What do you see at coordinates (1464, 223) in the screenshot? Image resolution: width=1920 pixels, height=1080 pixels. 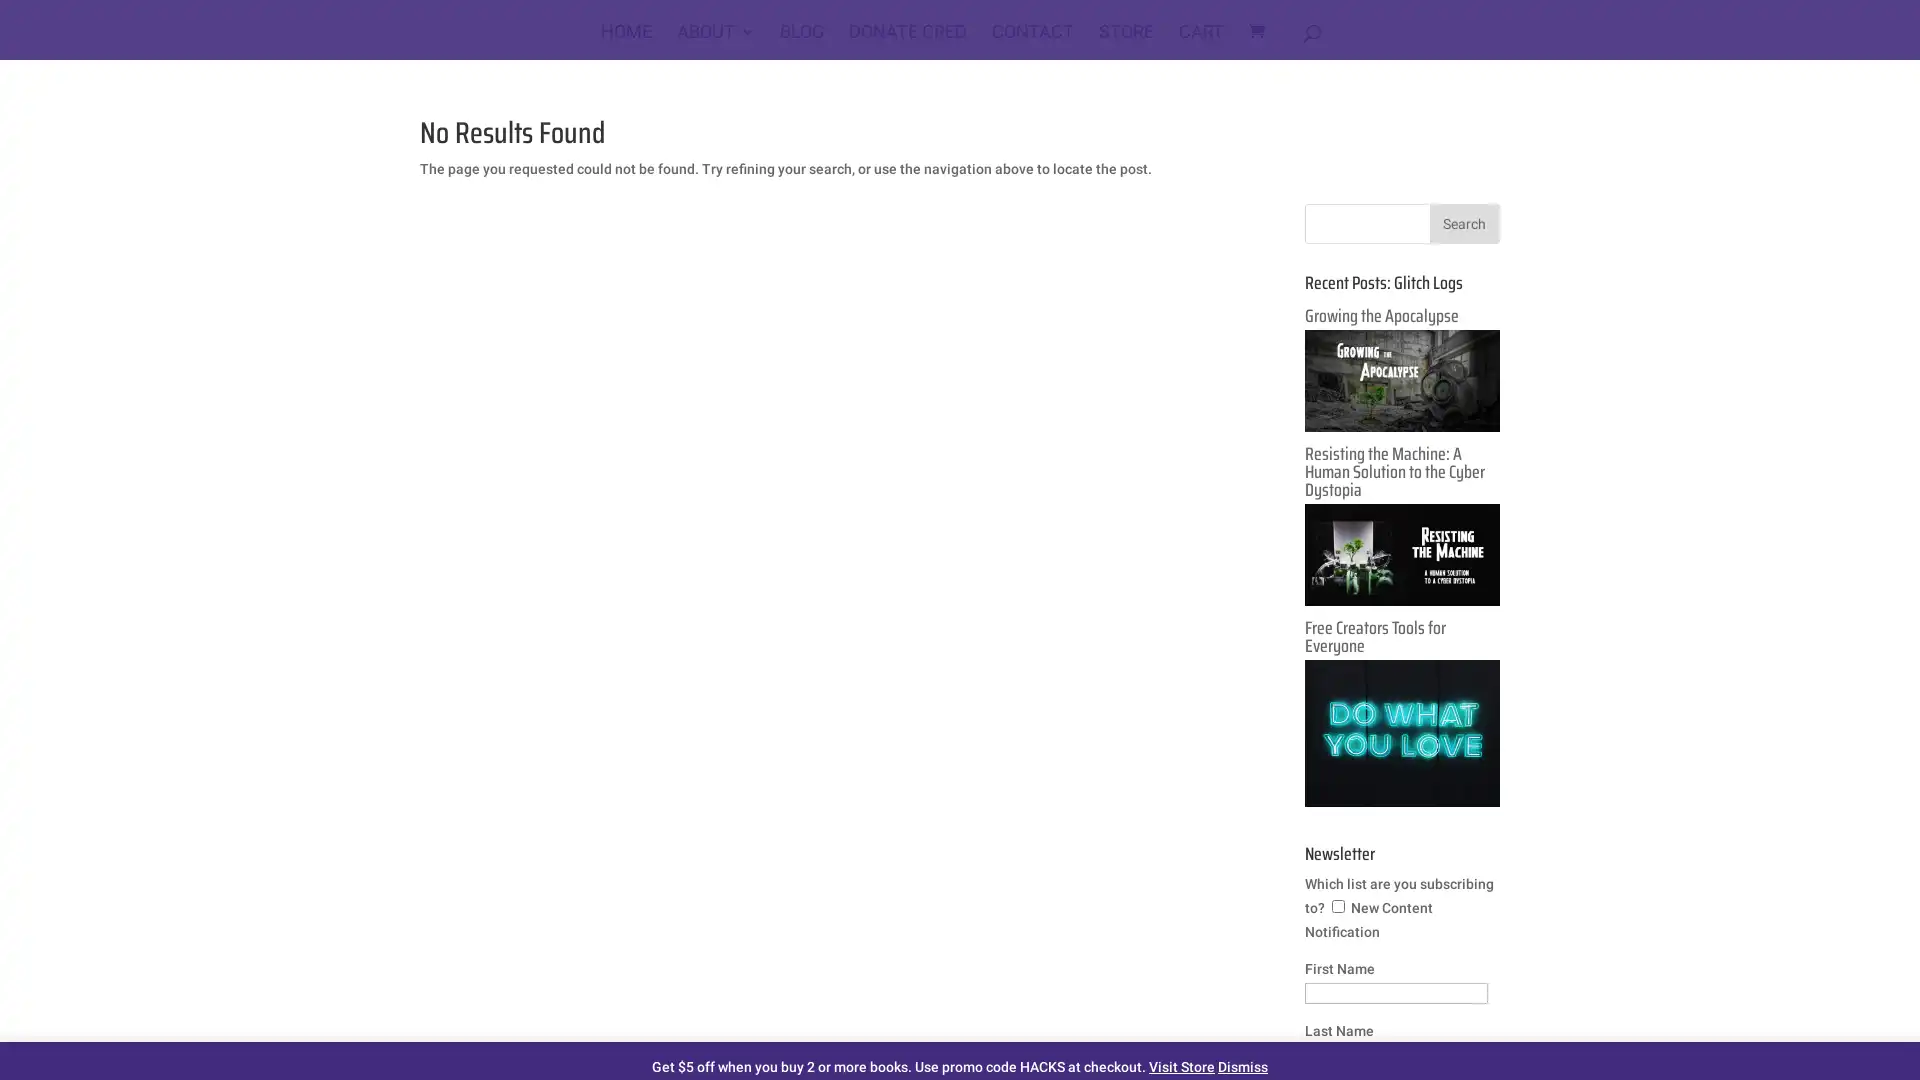 I see `Search` at bounding box center [1464, 223].